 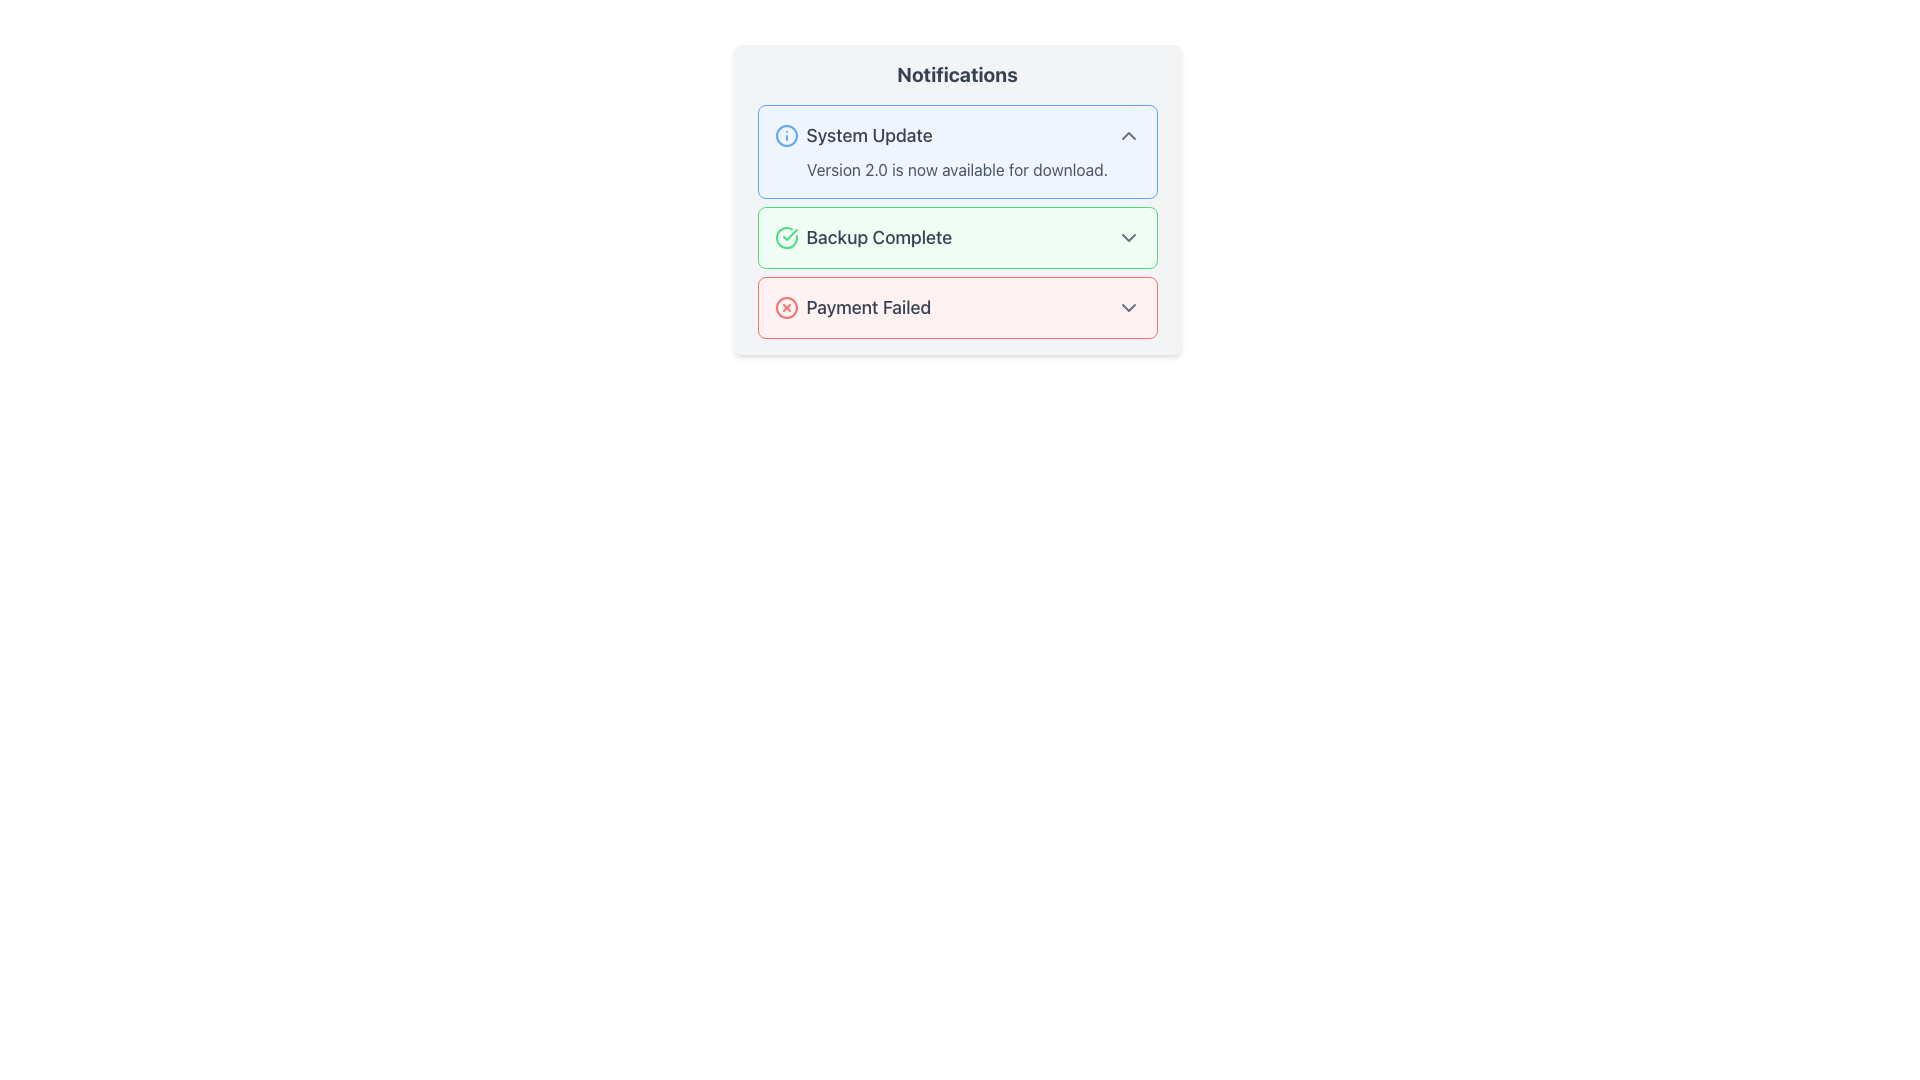 I want to click on the topmost Notification card in the notification panel that informs users about a system update, so click(x=956, y=150).